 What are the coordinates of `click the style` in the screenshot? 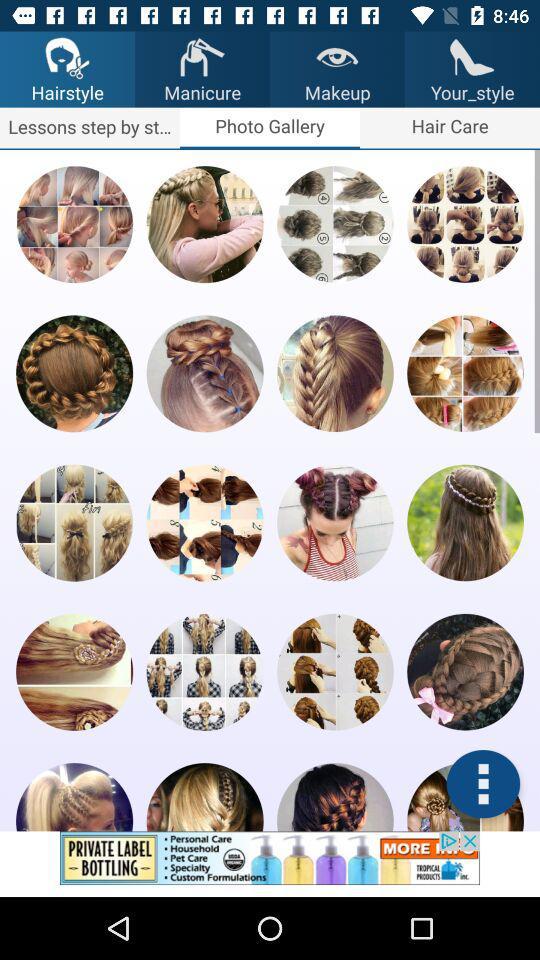 It's located at (335, 797).